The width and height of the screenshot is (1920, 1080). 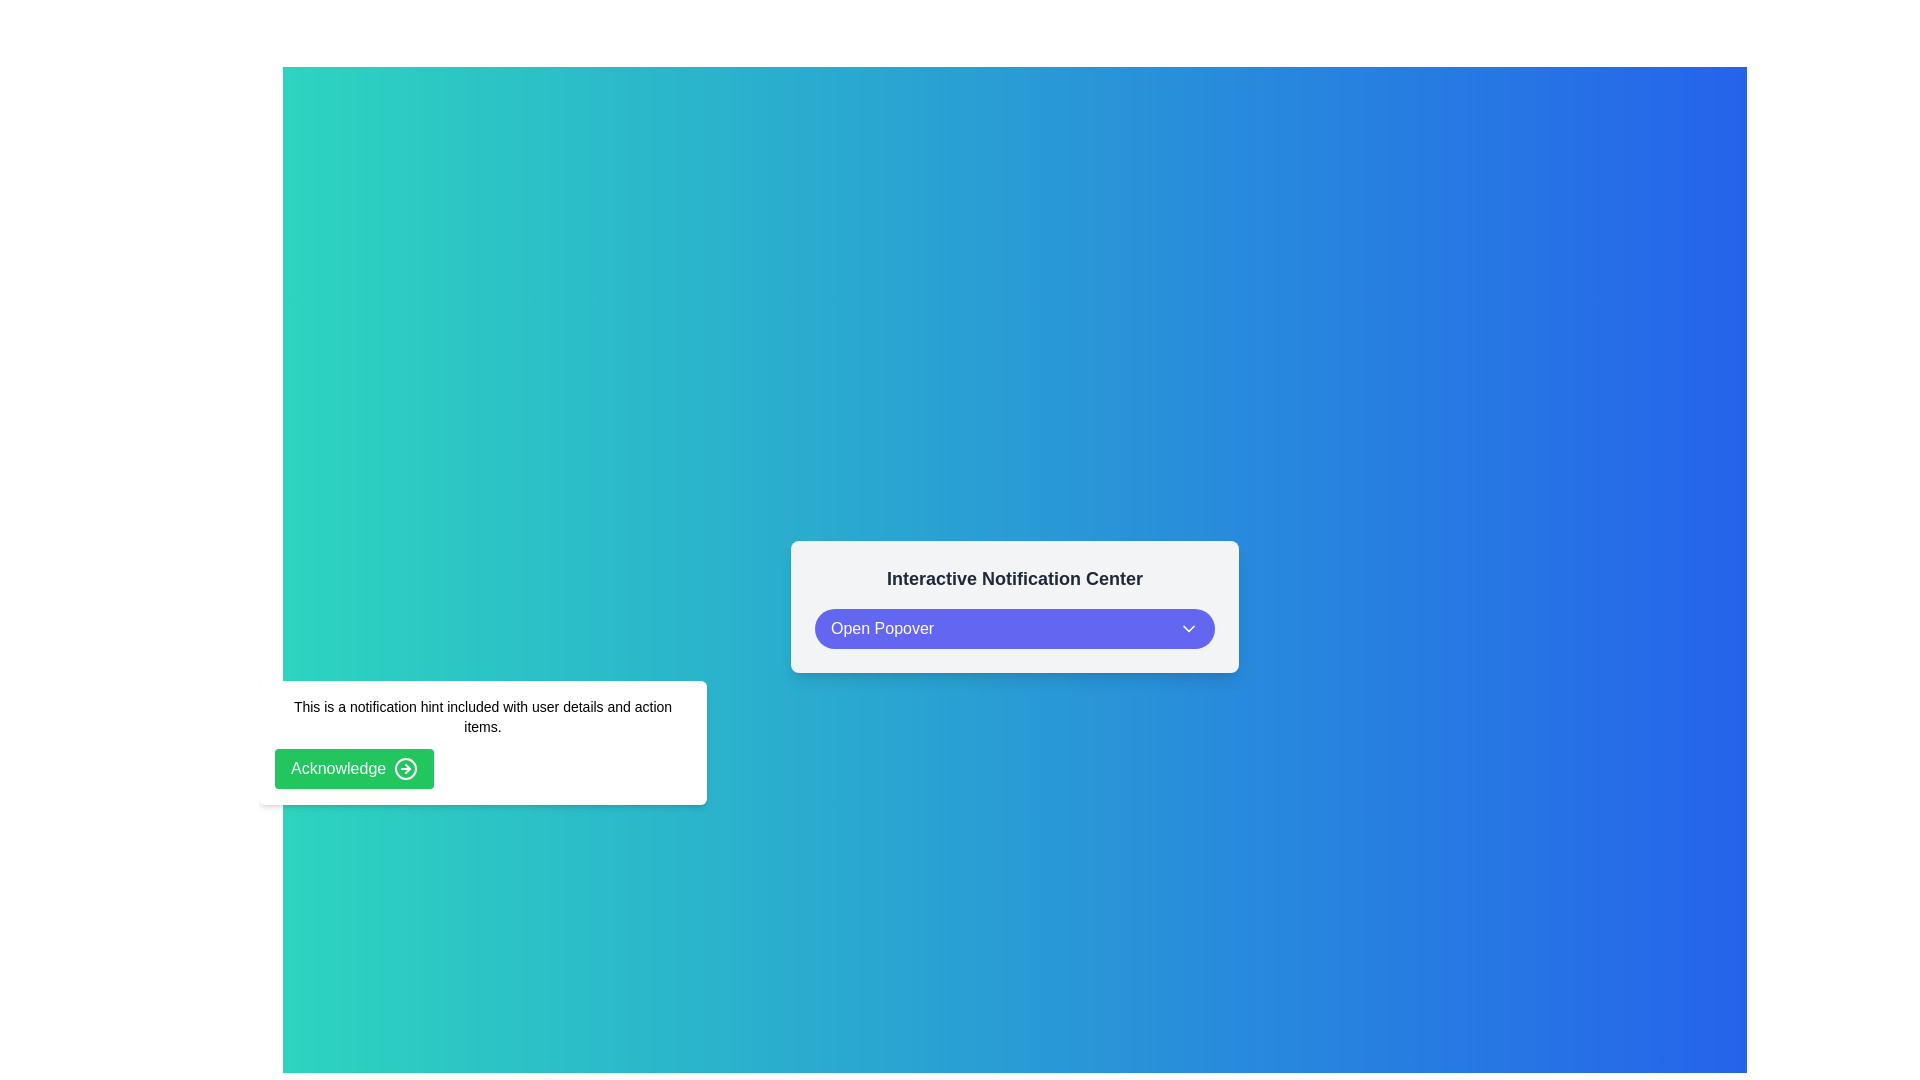 What do you see at coordinates (1189, 627) in the screenshot?
I see `the chevron icon located at the right end of the 'Open Popover' button` at bounding box center [1189, 627].